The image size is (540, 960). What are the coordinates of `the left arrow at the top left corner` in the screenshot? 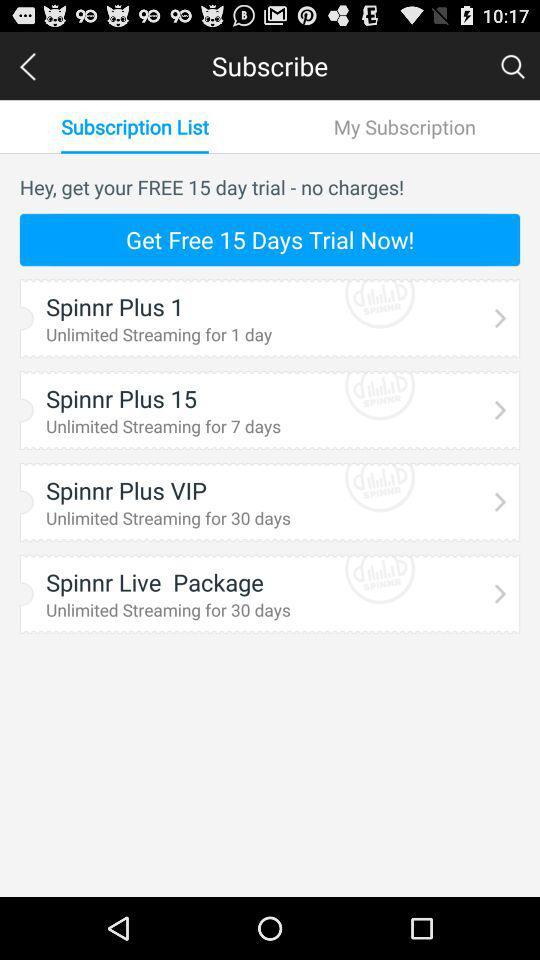 It's located at (27, 65).